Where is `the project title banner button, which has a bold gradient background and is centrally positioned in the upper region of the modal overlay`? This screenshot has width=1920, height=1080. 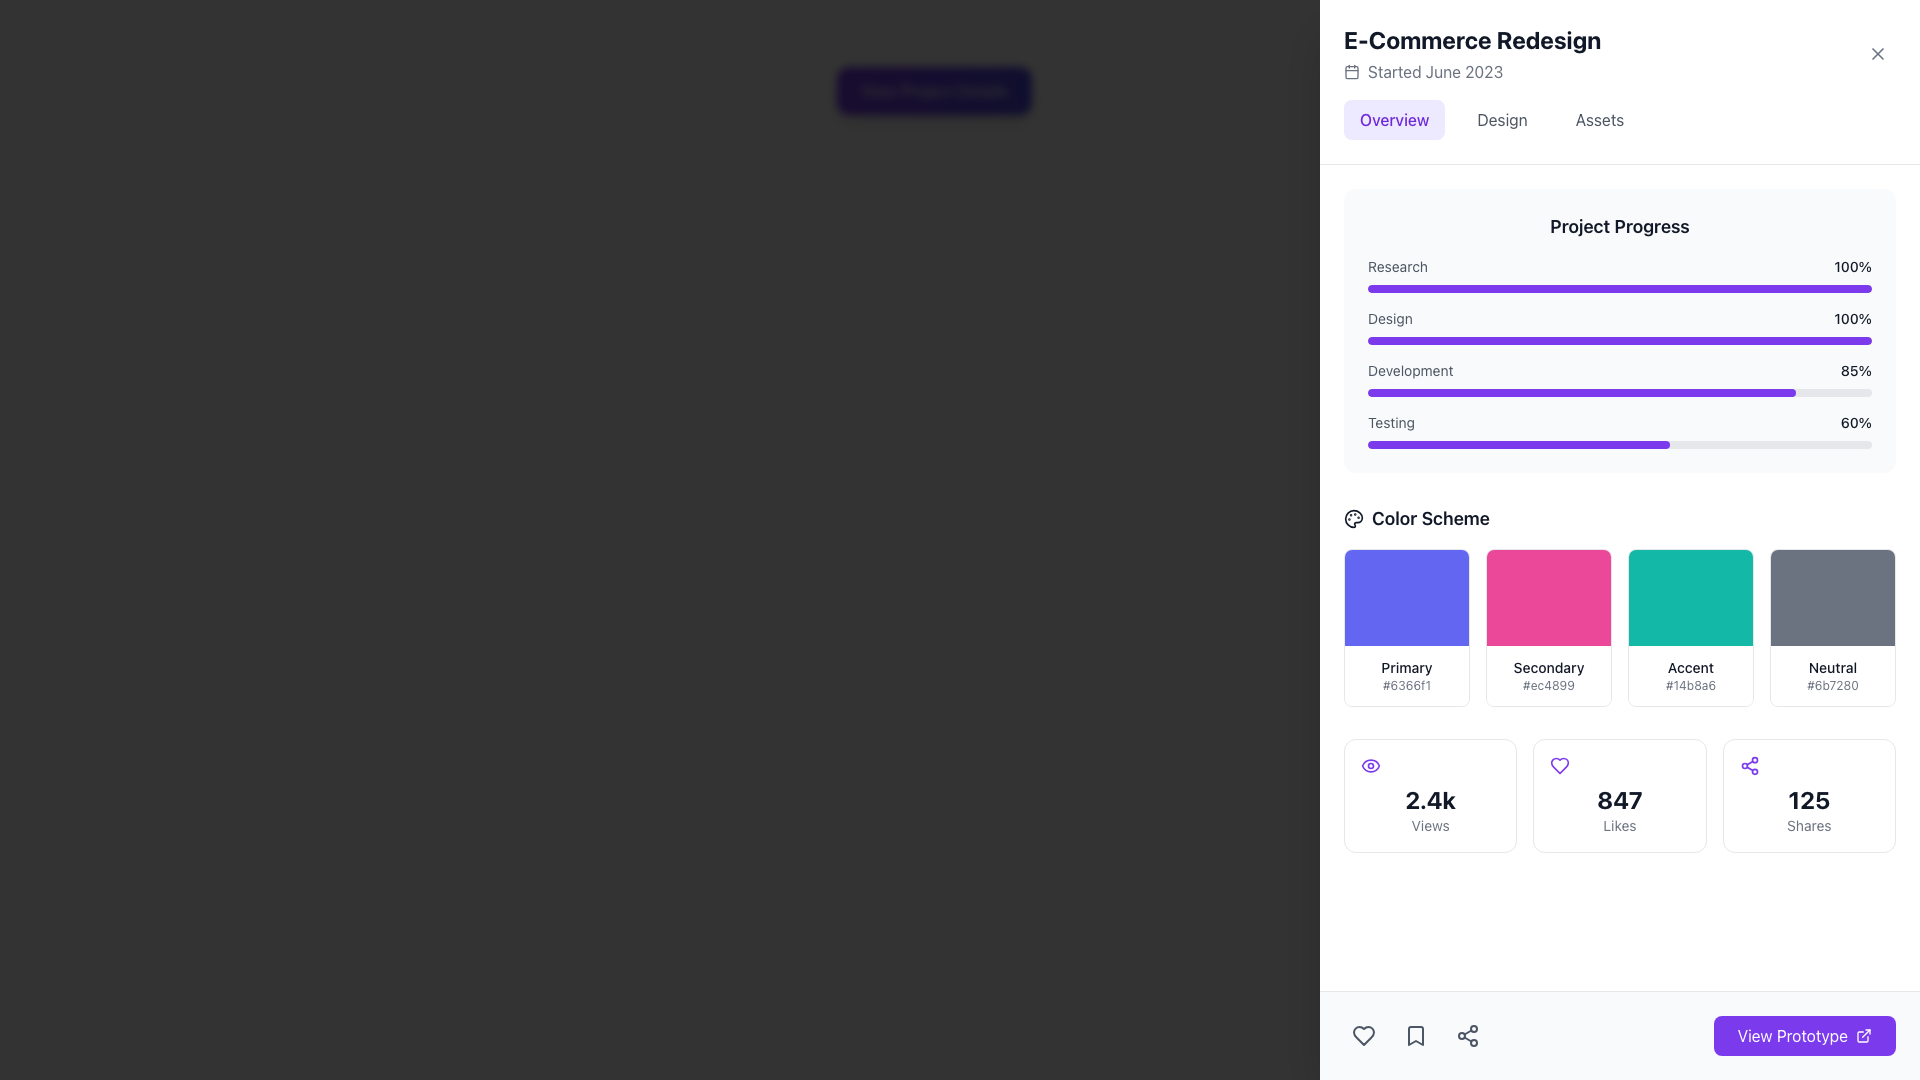 the project title banner button, which has a bold gradient background and is centrally positioned in the upper region of the modal overlay is located at coordinates (933, 91).